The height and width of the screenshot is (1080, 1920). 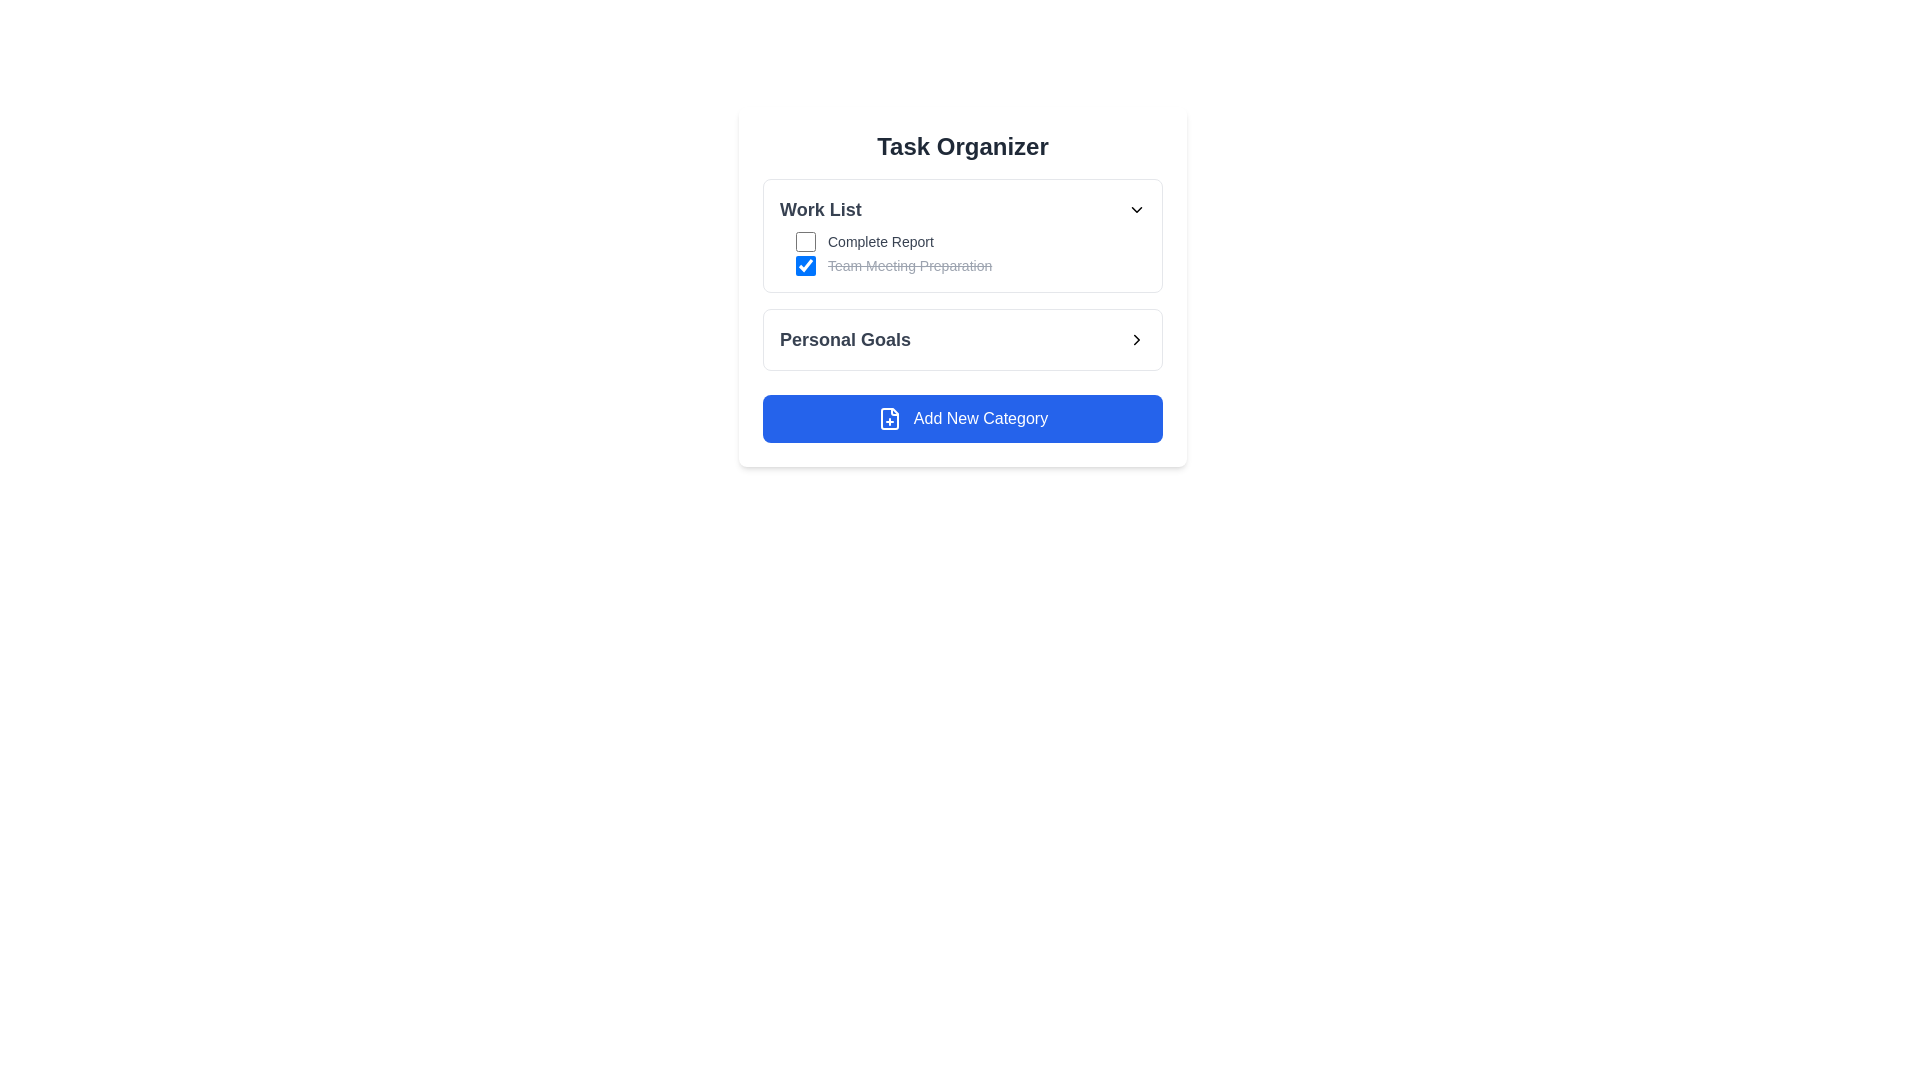 What do you see at coordinates (963, 418) in the screenshot?
I see `the 'Add New Category' button, which has a blue background, rounded corners, and a white document with a plus sign icon, located below the 'Personal Goals' section` at bounding box center [963, 418].